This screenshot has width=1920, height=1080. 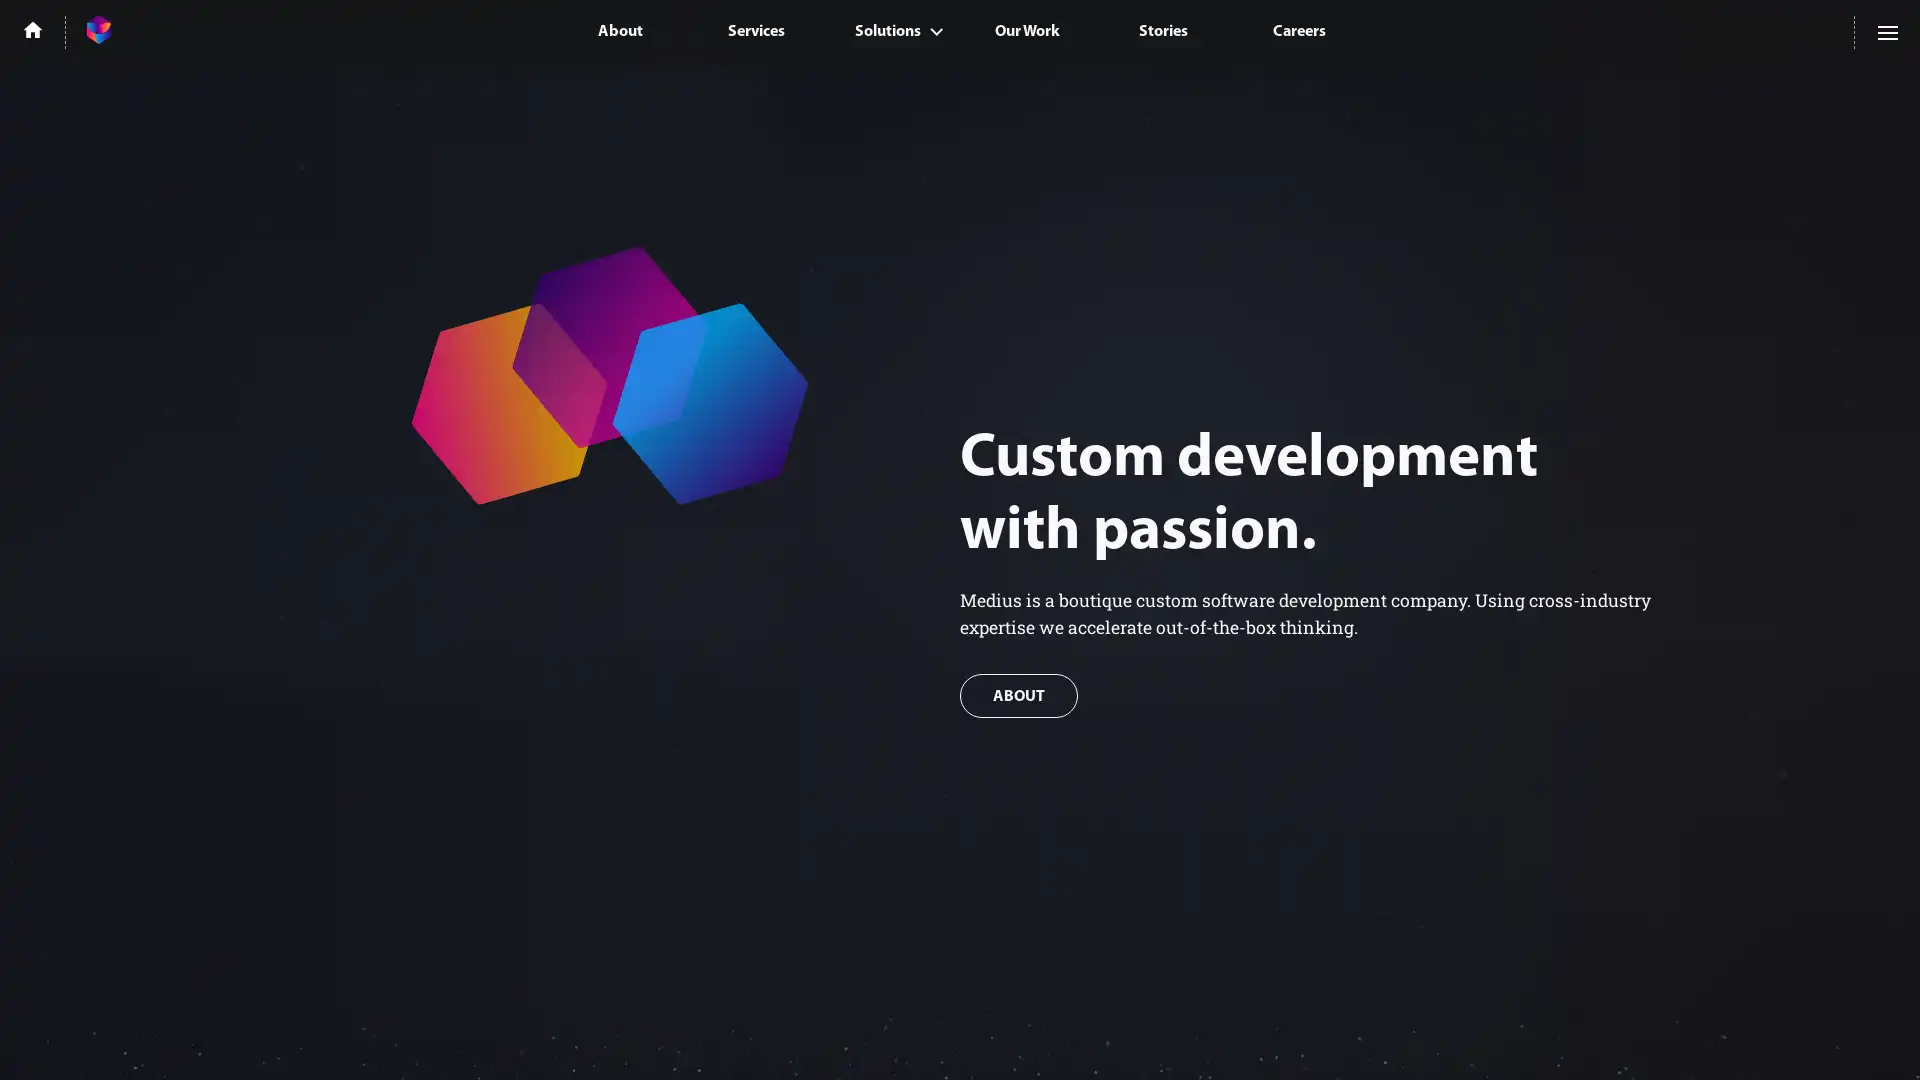 I want to click on HIDE, so click(x=1793, y=1037).